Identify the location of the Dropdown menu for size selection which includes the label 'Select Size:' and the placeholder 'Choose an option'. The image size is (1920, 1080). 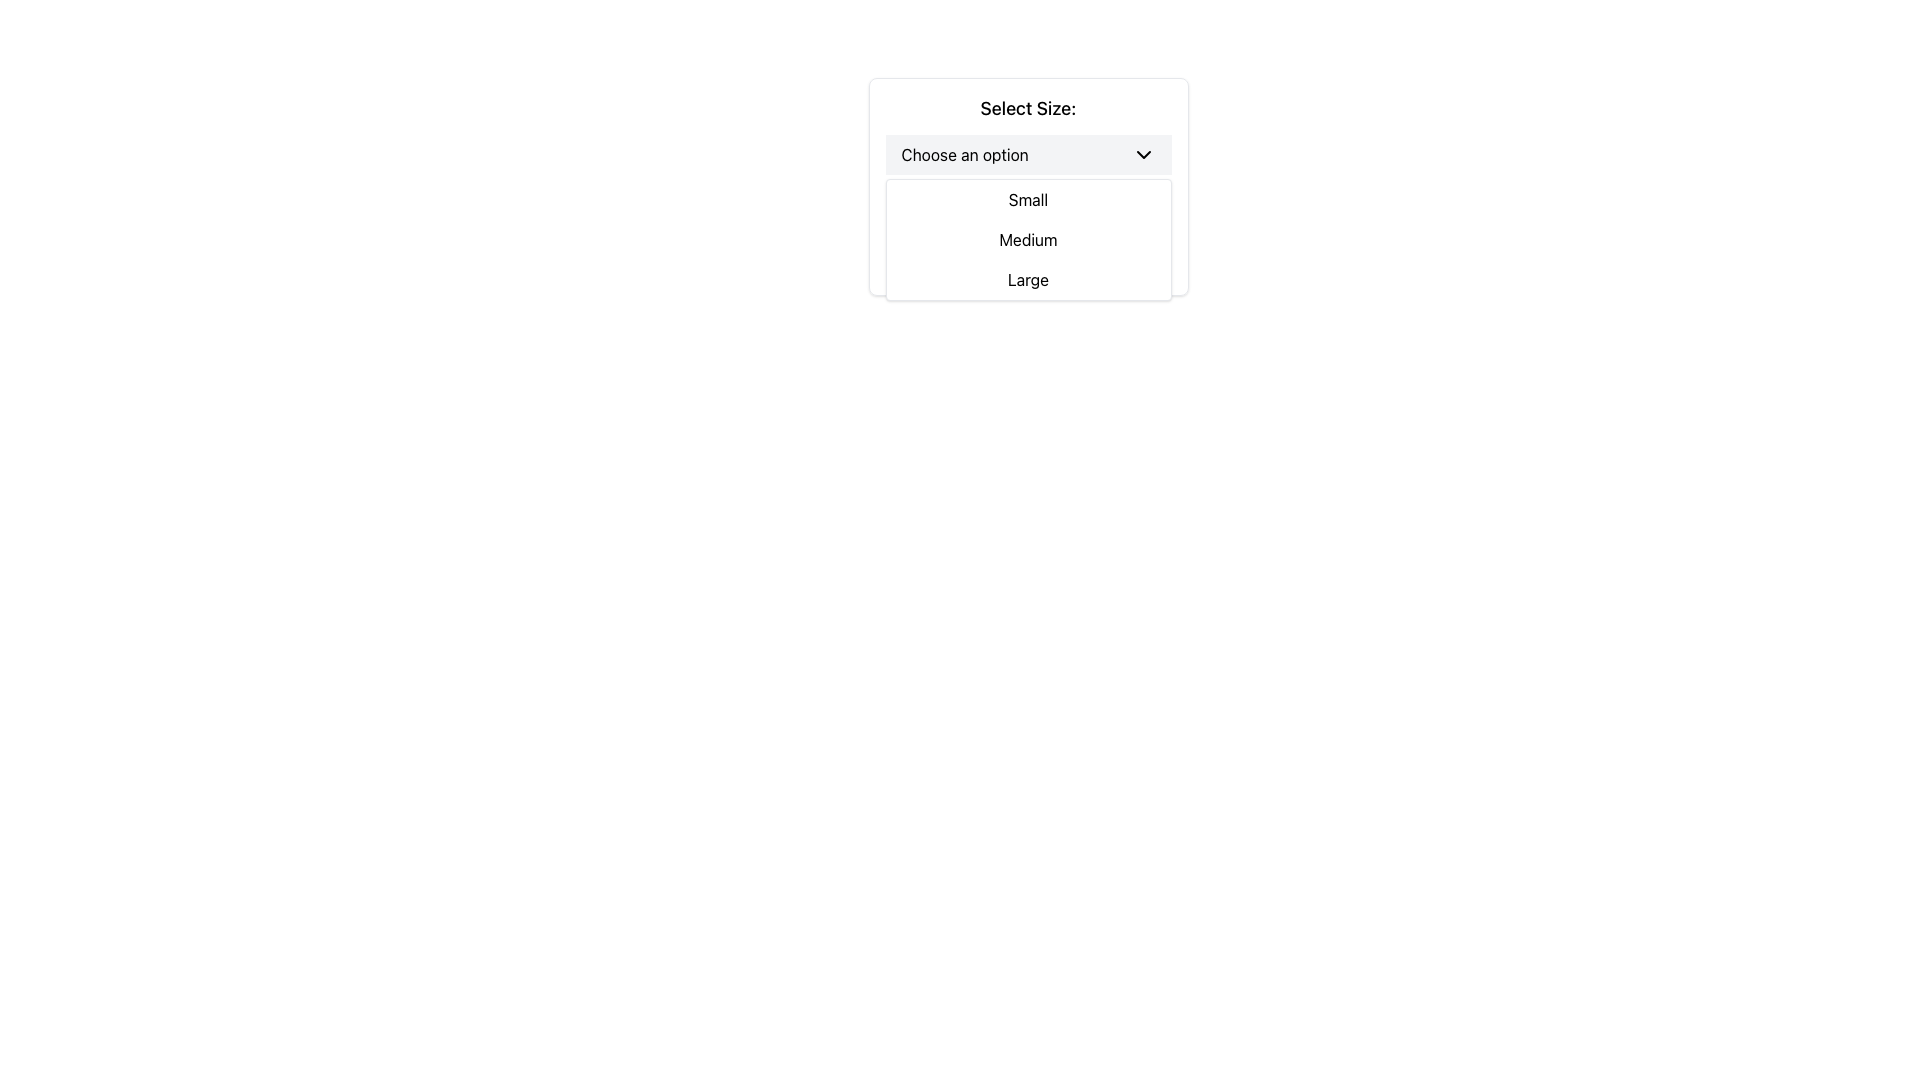
(1028, 186).